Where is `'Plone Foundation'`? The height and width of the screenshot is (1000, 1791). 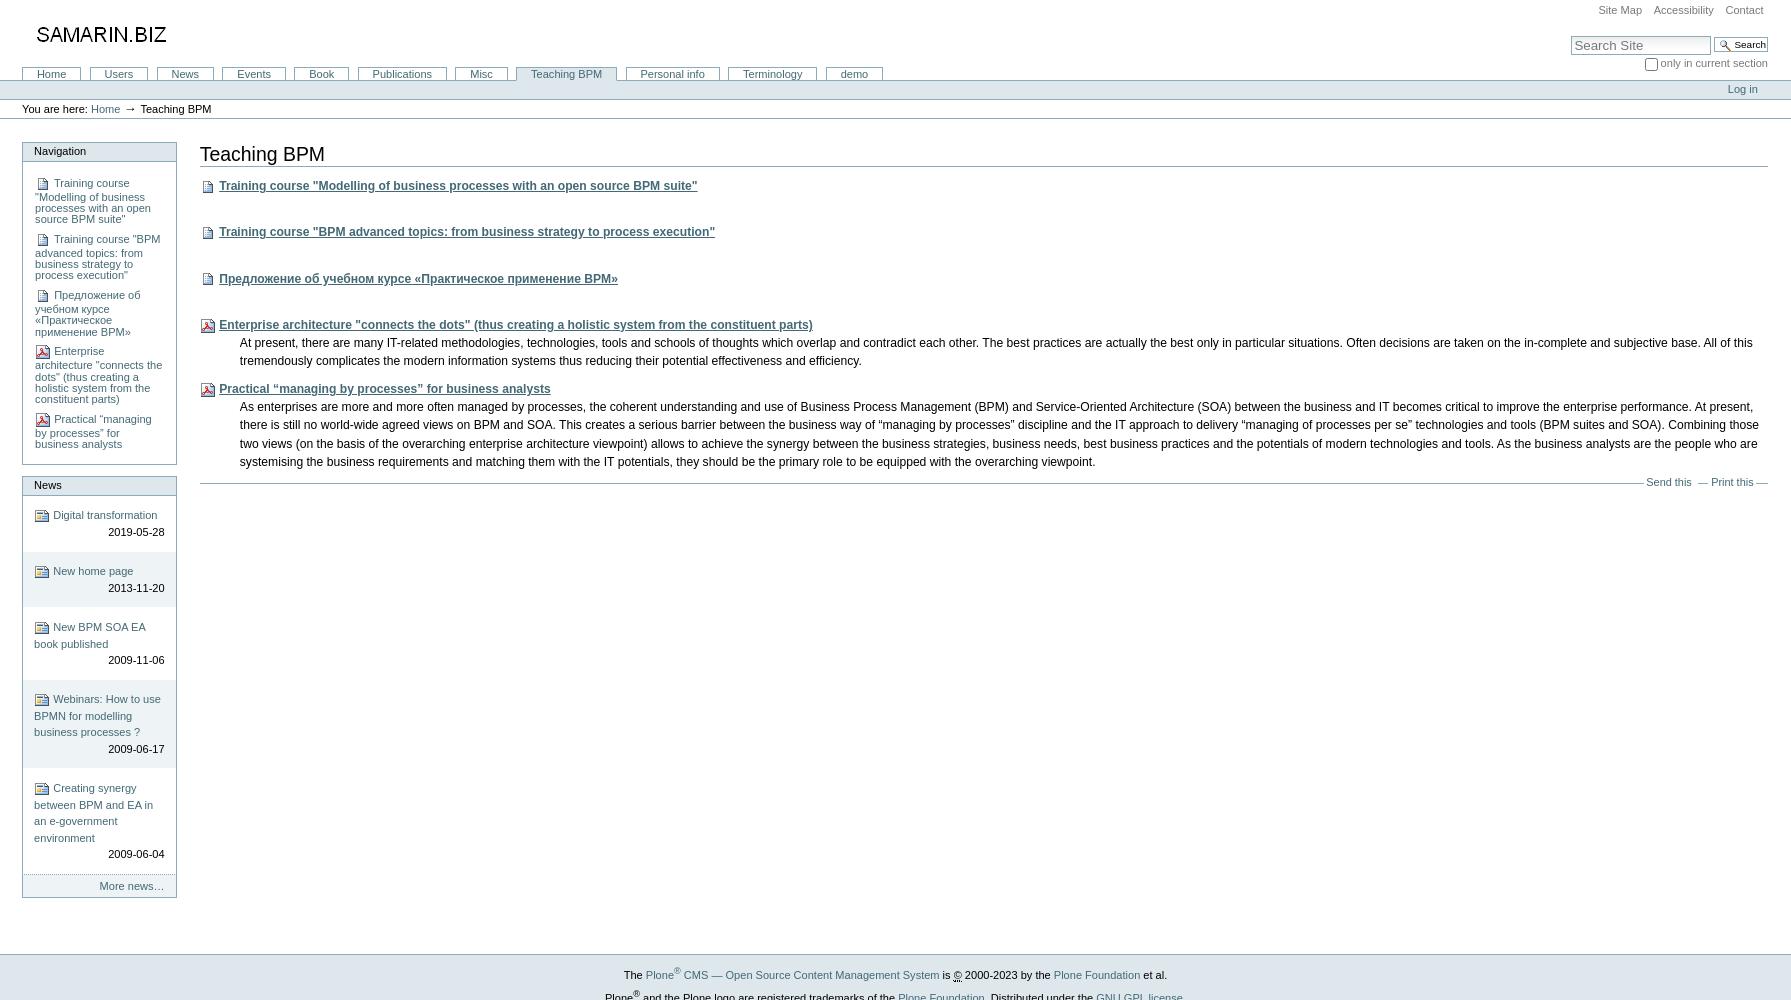 'Plone Foundation' is located at coordinates (1095, 973).